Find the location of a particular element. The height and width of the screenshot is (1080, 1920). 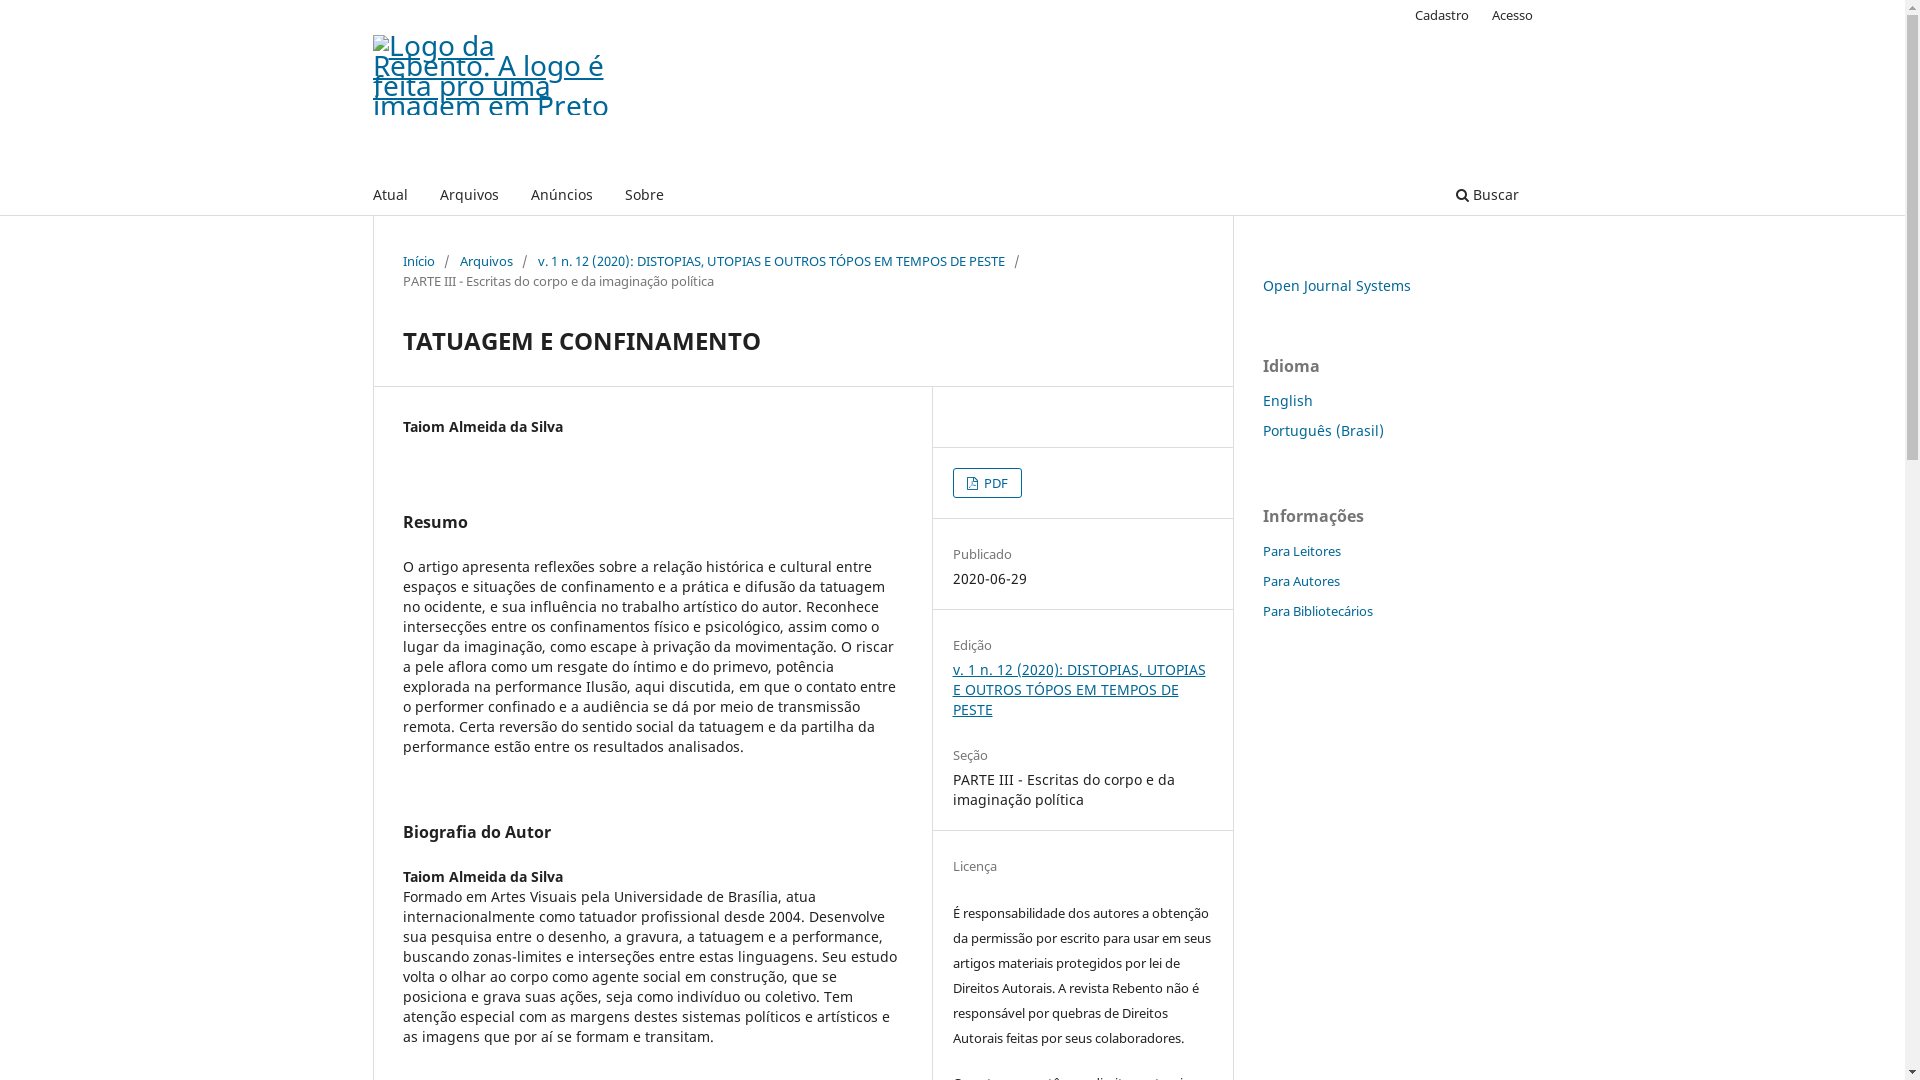

'Cadastro' is located at coordinates (1404, 15).